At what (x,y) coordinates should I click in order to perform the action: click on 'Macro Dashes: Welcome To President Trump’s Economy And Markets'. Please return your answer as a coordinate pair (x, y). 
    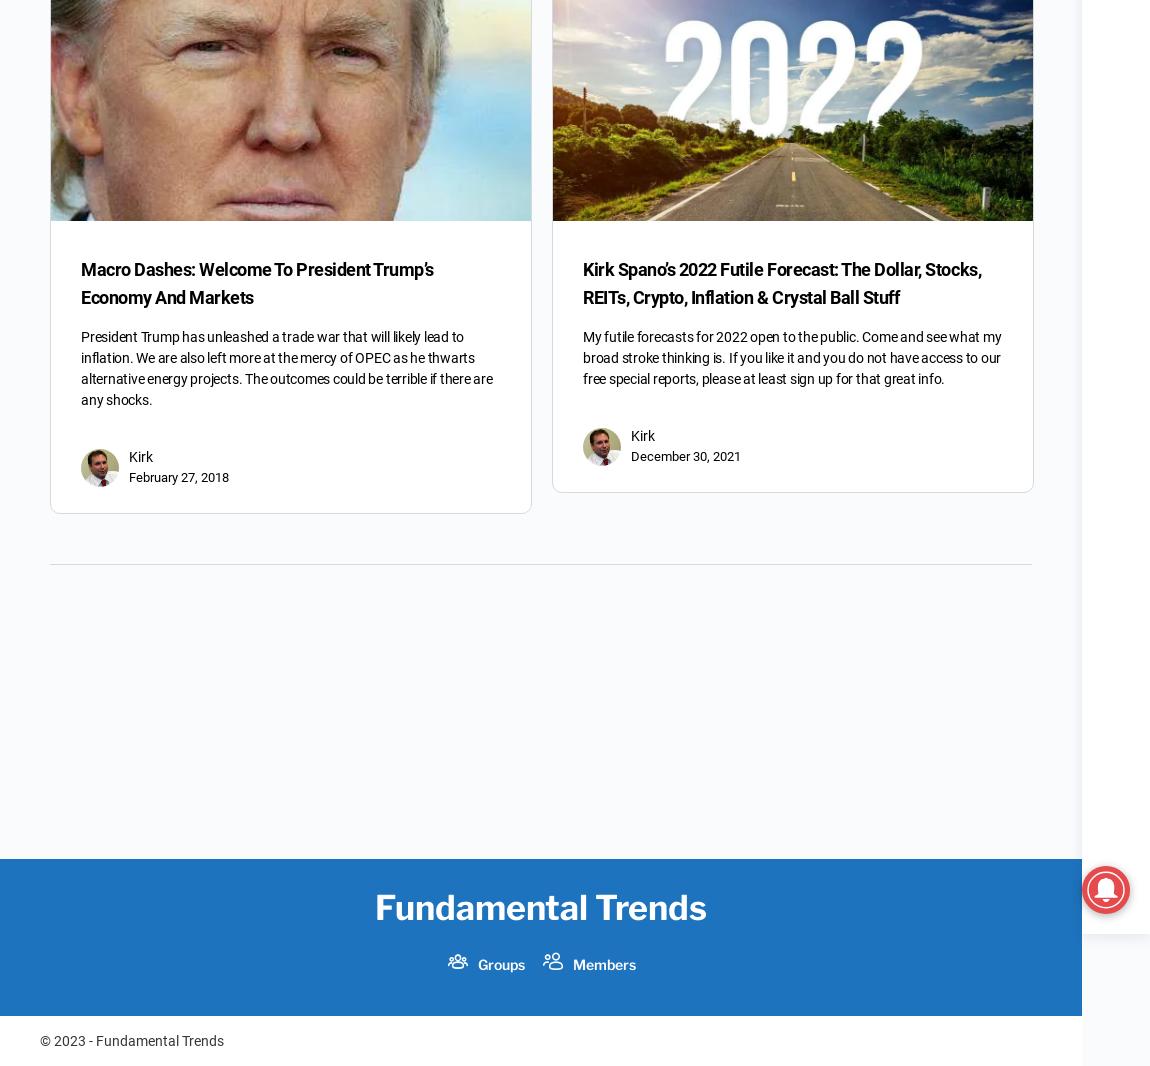
    Looking at the image, I should click on (256, 283).